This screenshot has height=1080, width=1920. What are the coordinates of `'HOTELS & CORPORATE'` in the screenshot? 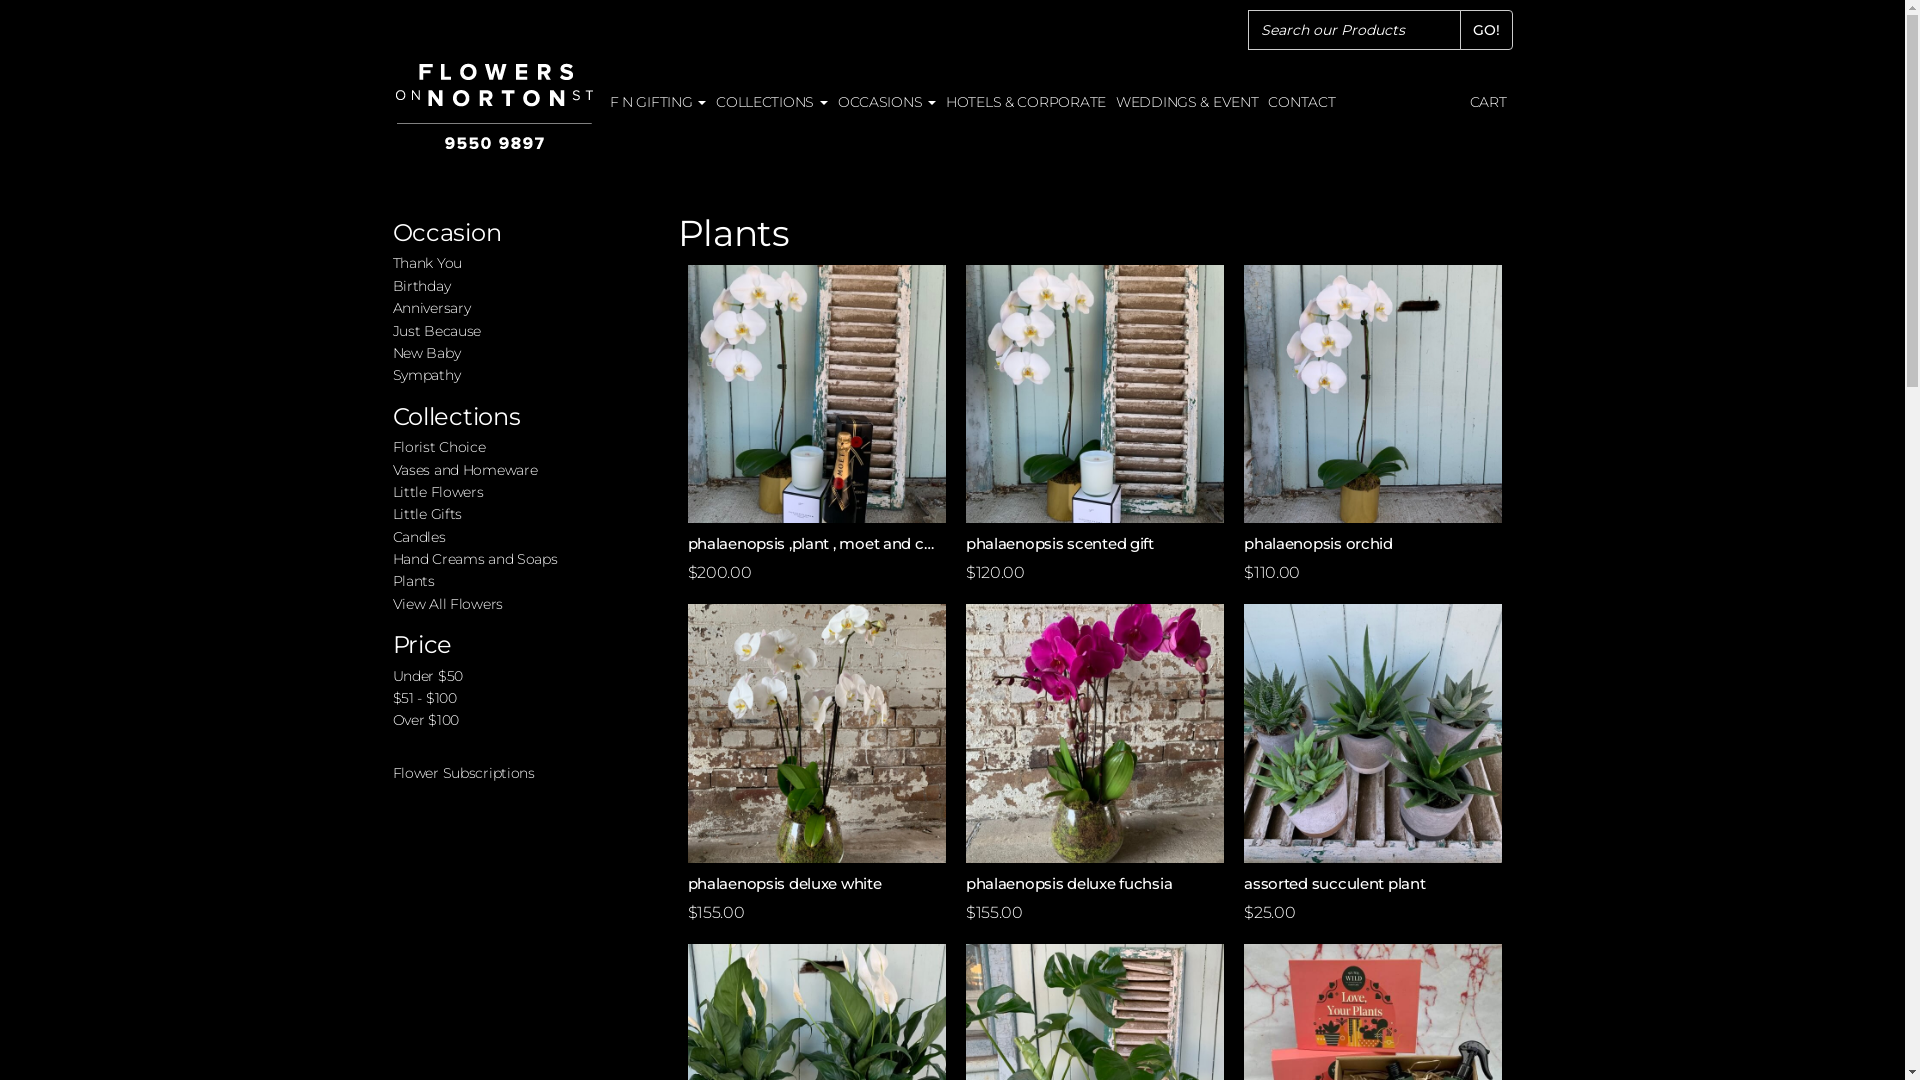 It's located at (1026, 101).